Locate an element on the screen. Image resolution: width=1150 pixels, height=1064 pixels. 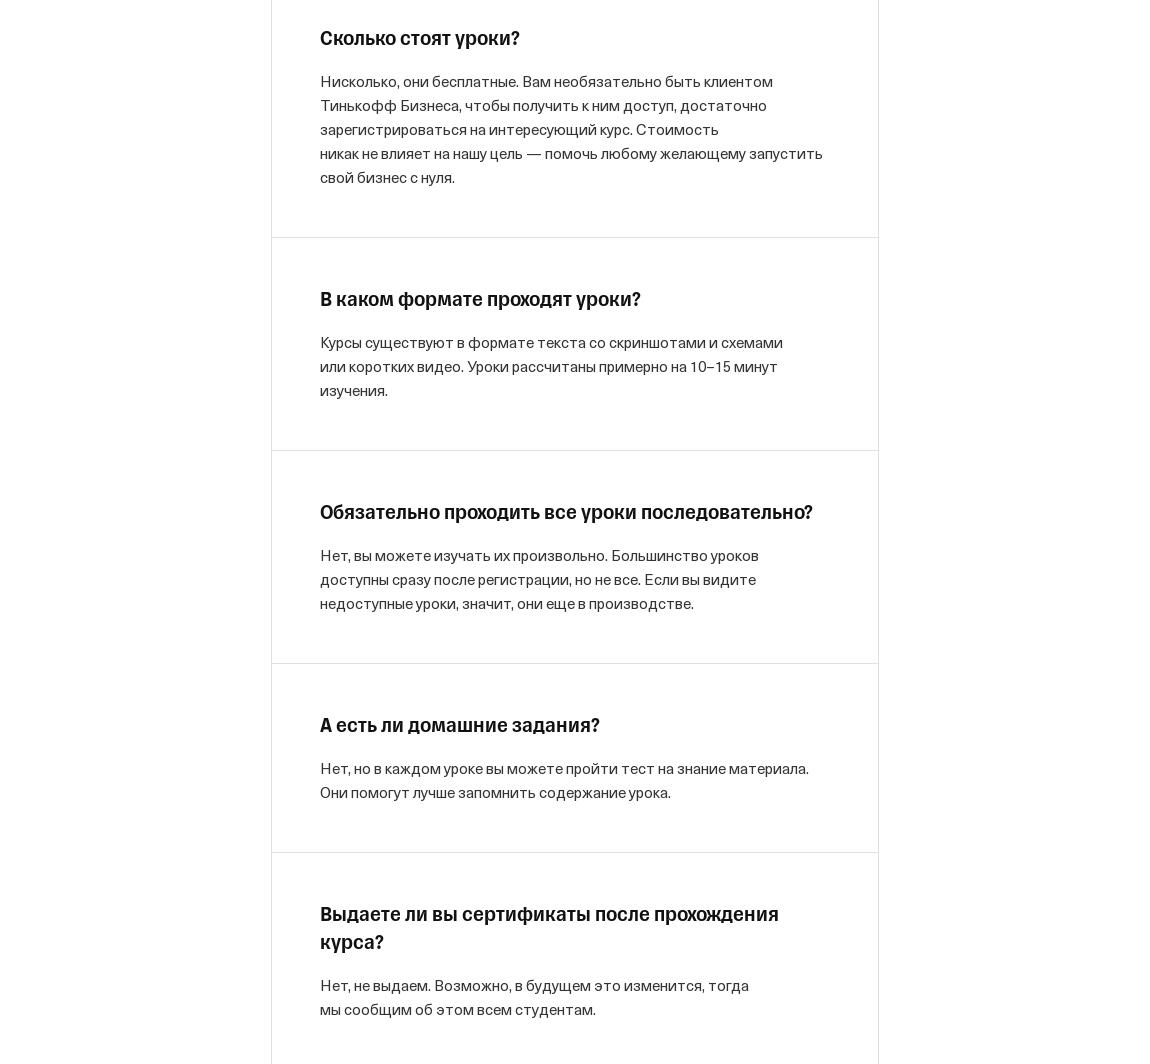
'В каком формате проходят уроки?' is located at coordinates (480, 300).